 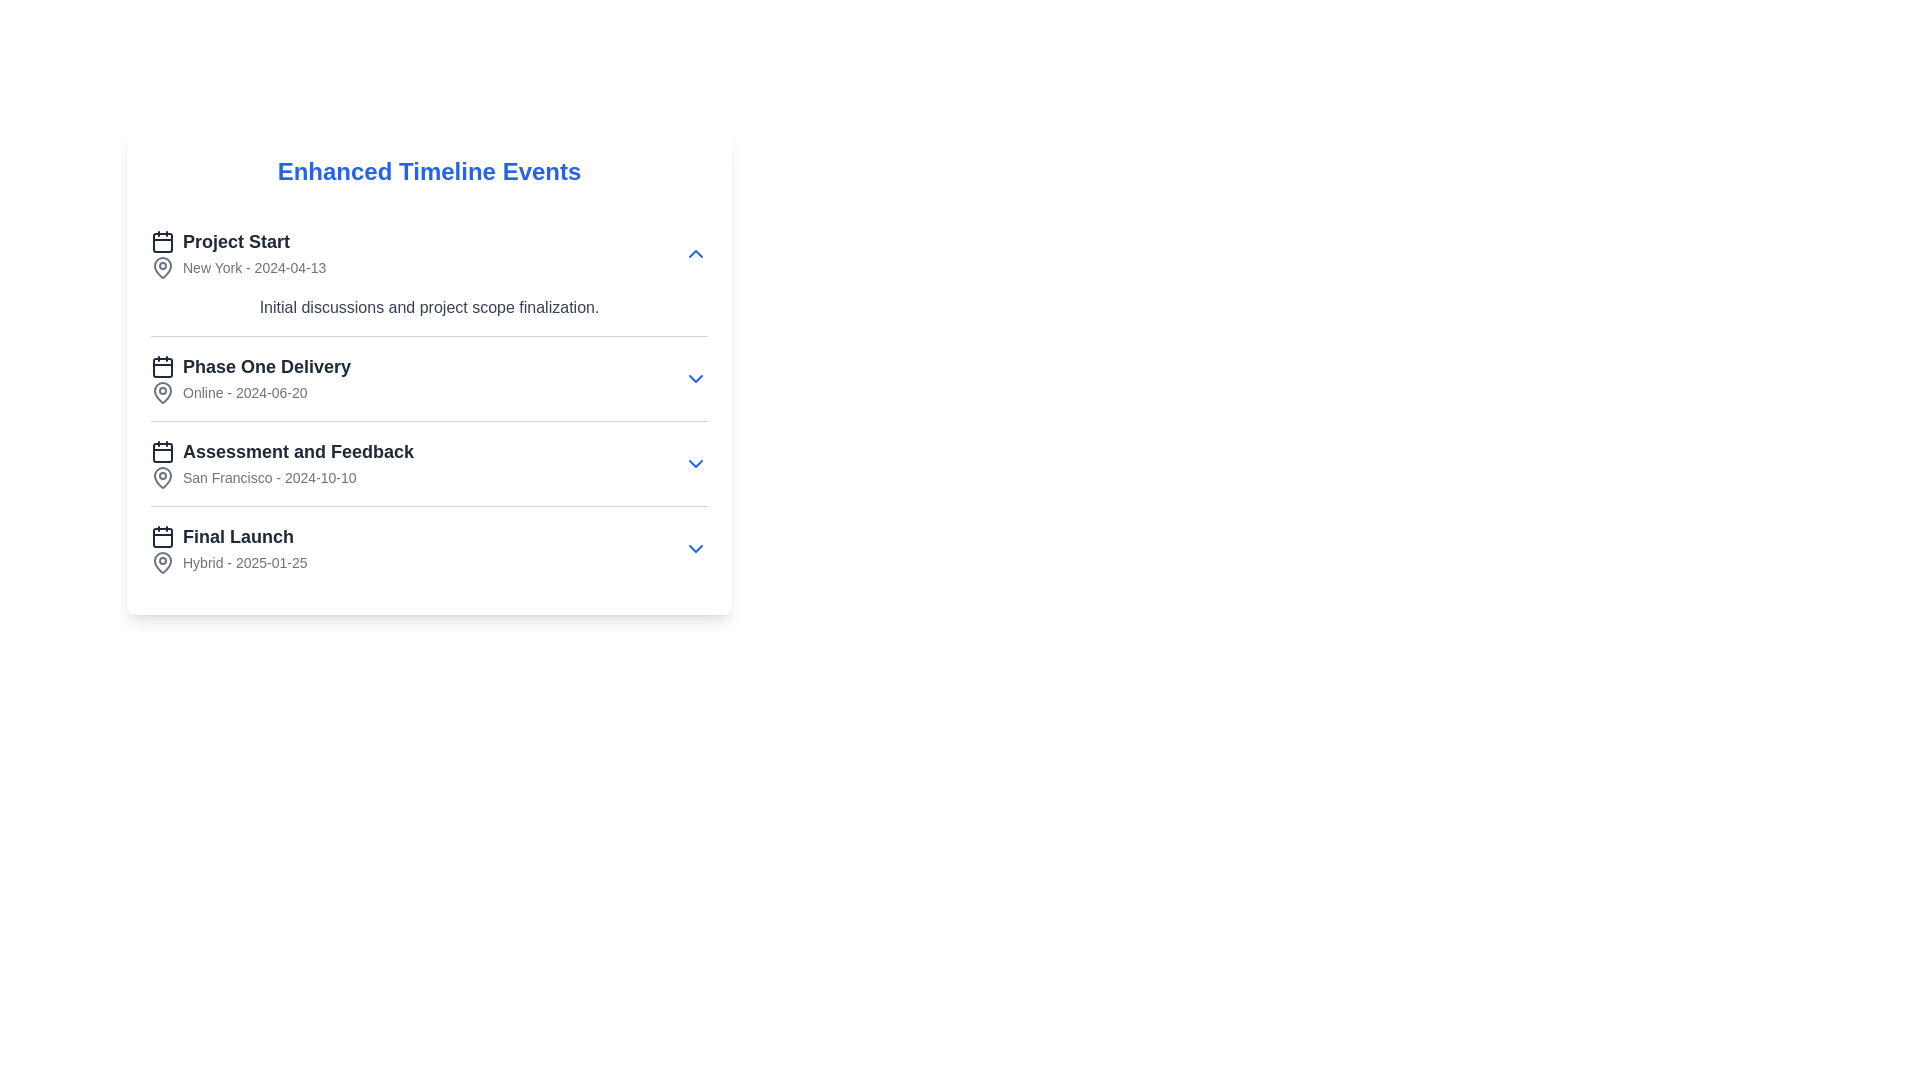 I want to click on the informational text element titled 'Project Start' that displays the subtitle 'New York - 2024-04-13', located at the top of the 'Enhanced Timeline Events' section, so click(x=238, y=253).